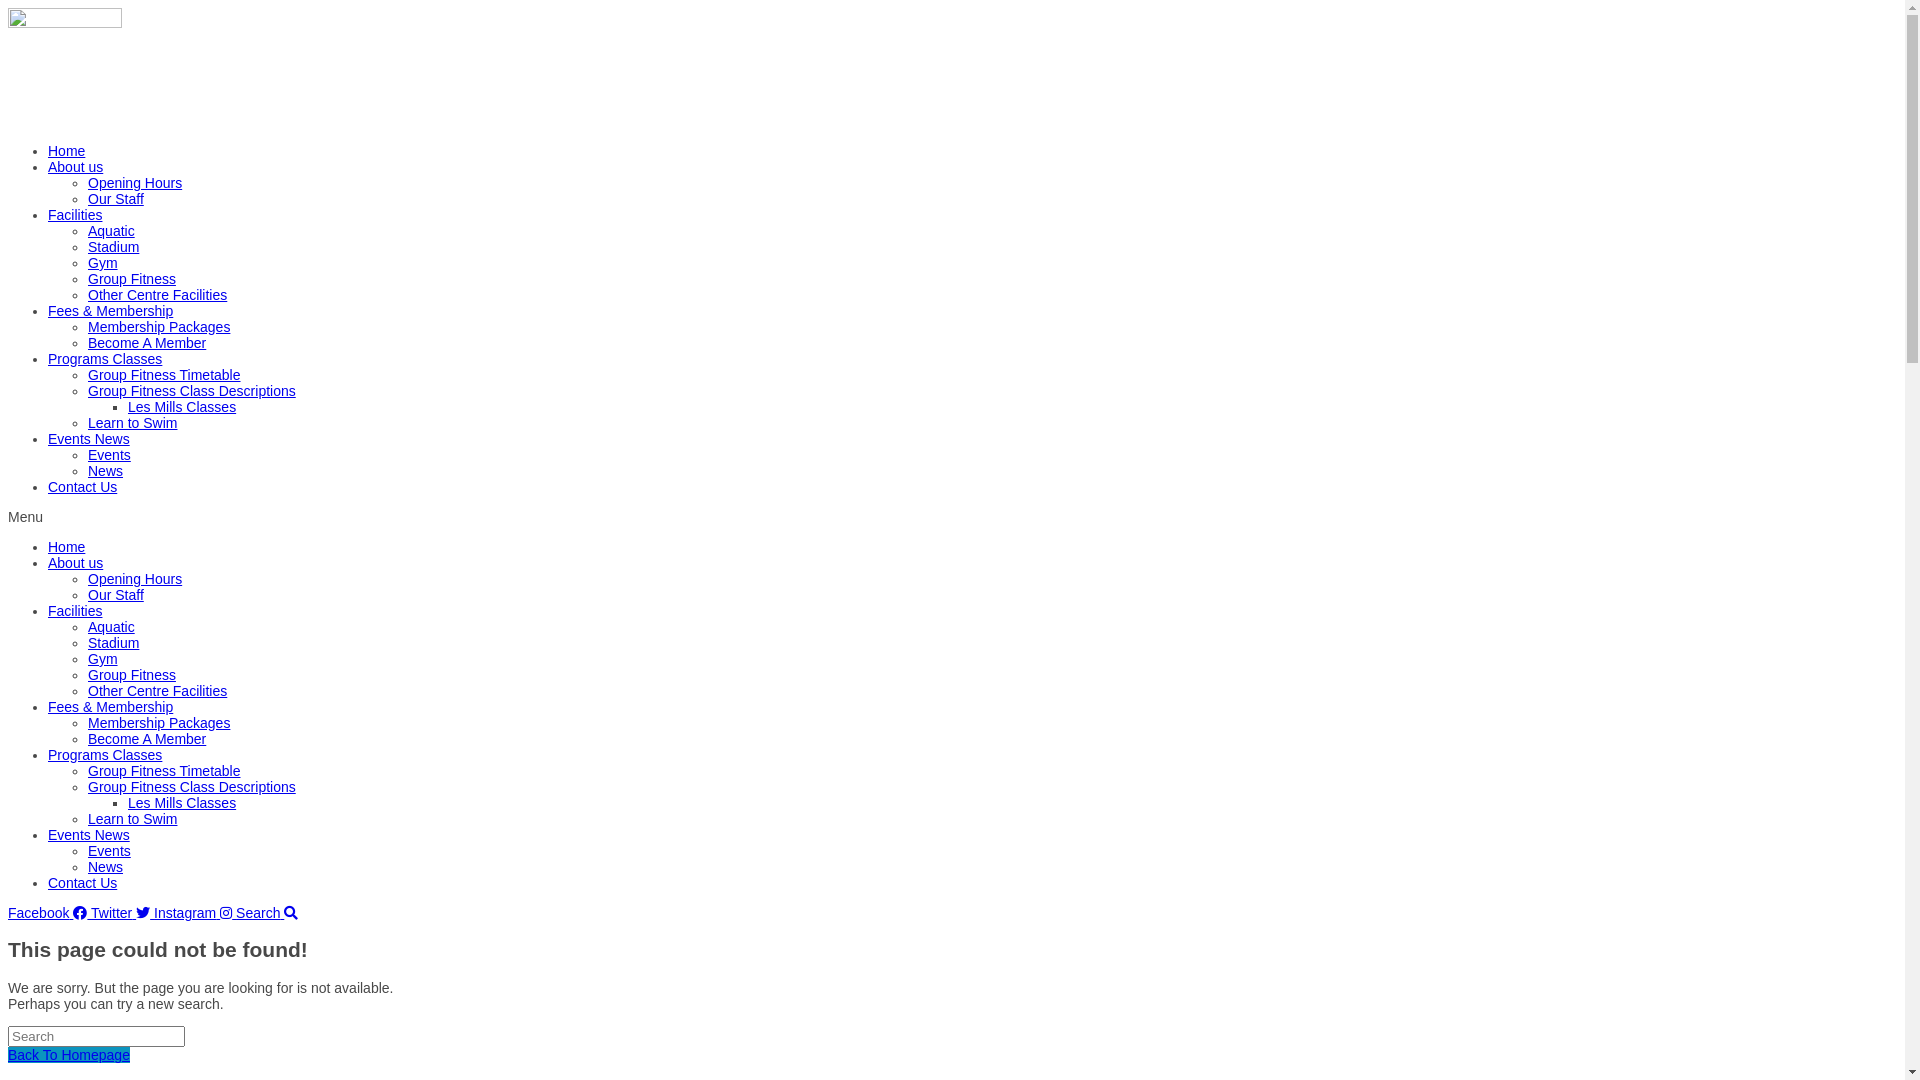 The width and height of the screenshot is (1920, 1080). What do you see at coordinates (7, 7) in the screenshot?
I see `'Skip to content'` at bounding box center [7, 7].